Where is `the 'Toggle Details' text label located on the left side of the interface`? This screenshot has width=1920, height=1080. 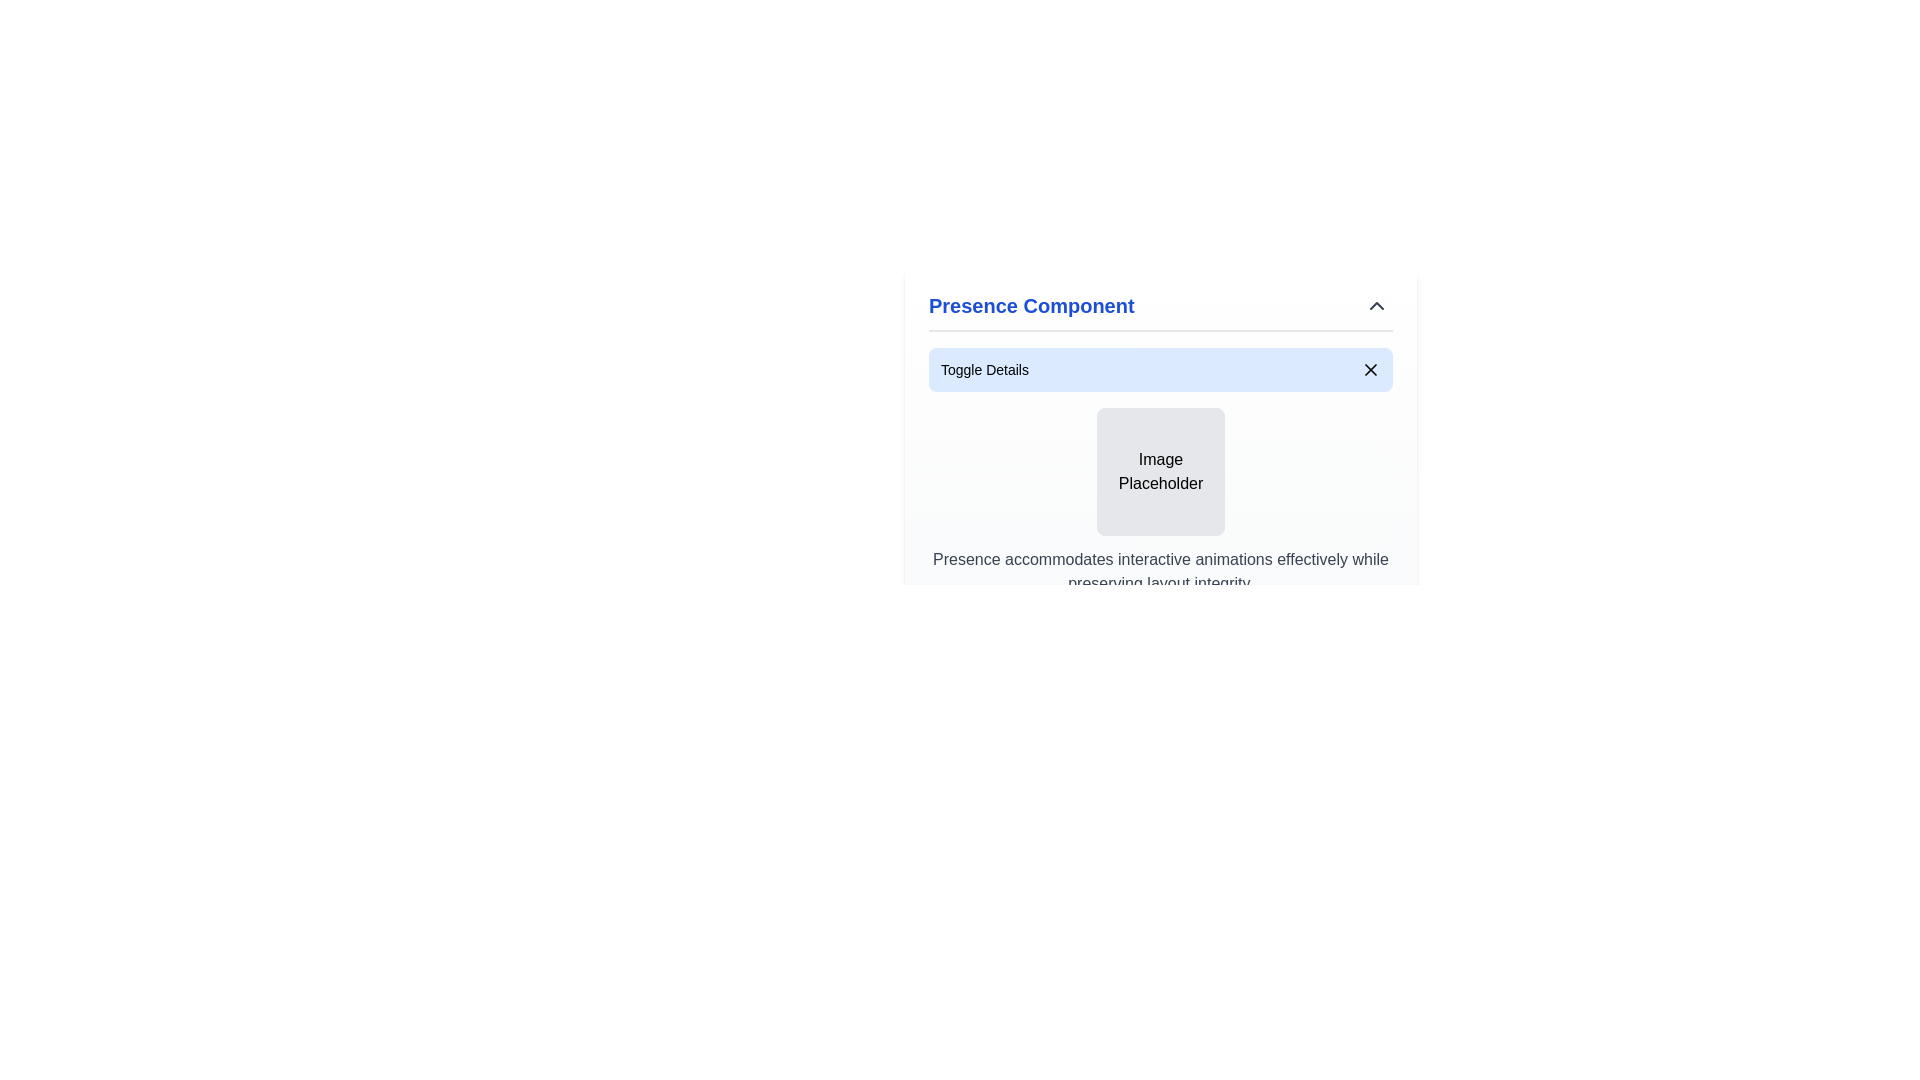
the 'Toggle Details' text label located on the left side of the interface is located at coordinates (984, 370).